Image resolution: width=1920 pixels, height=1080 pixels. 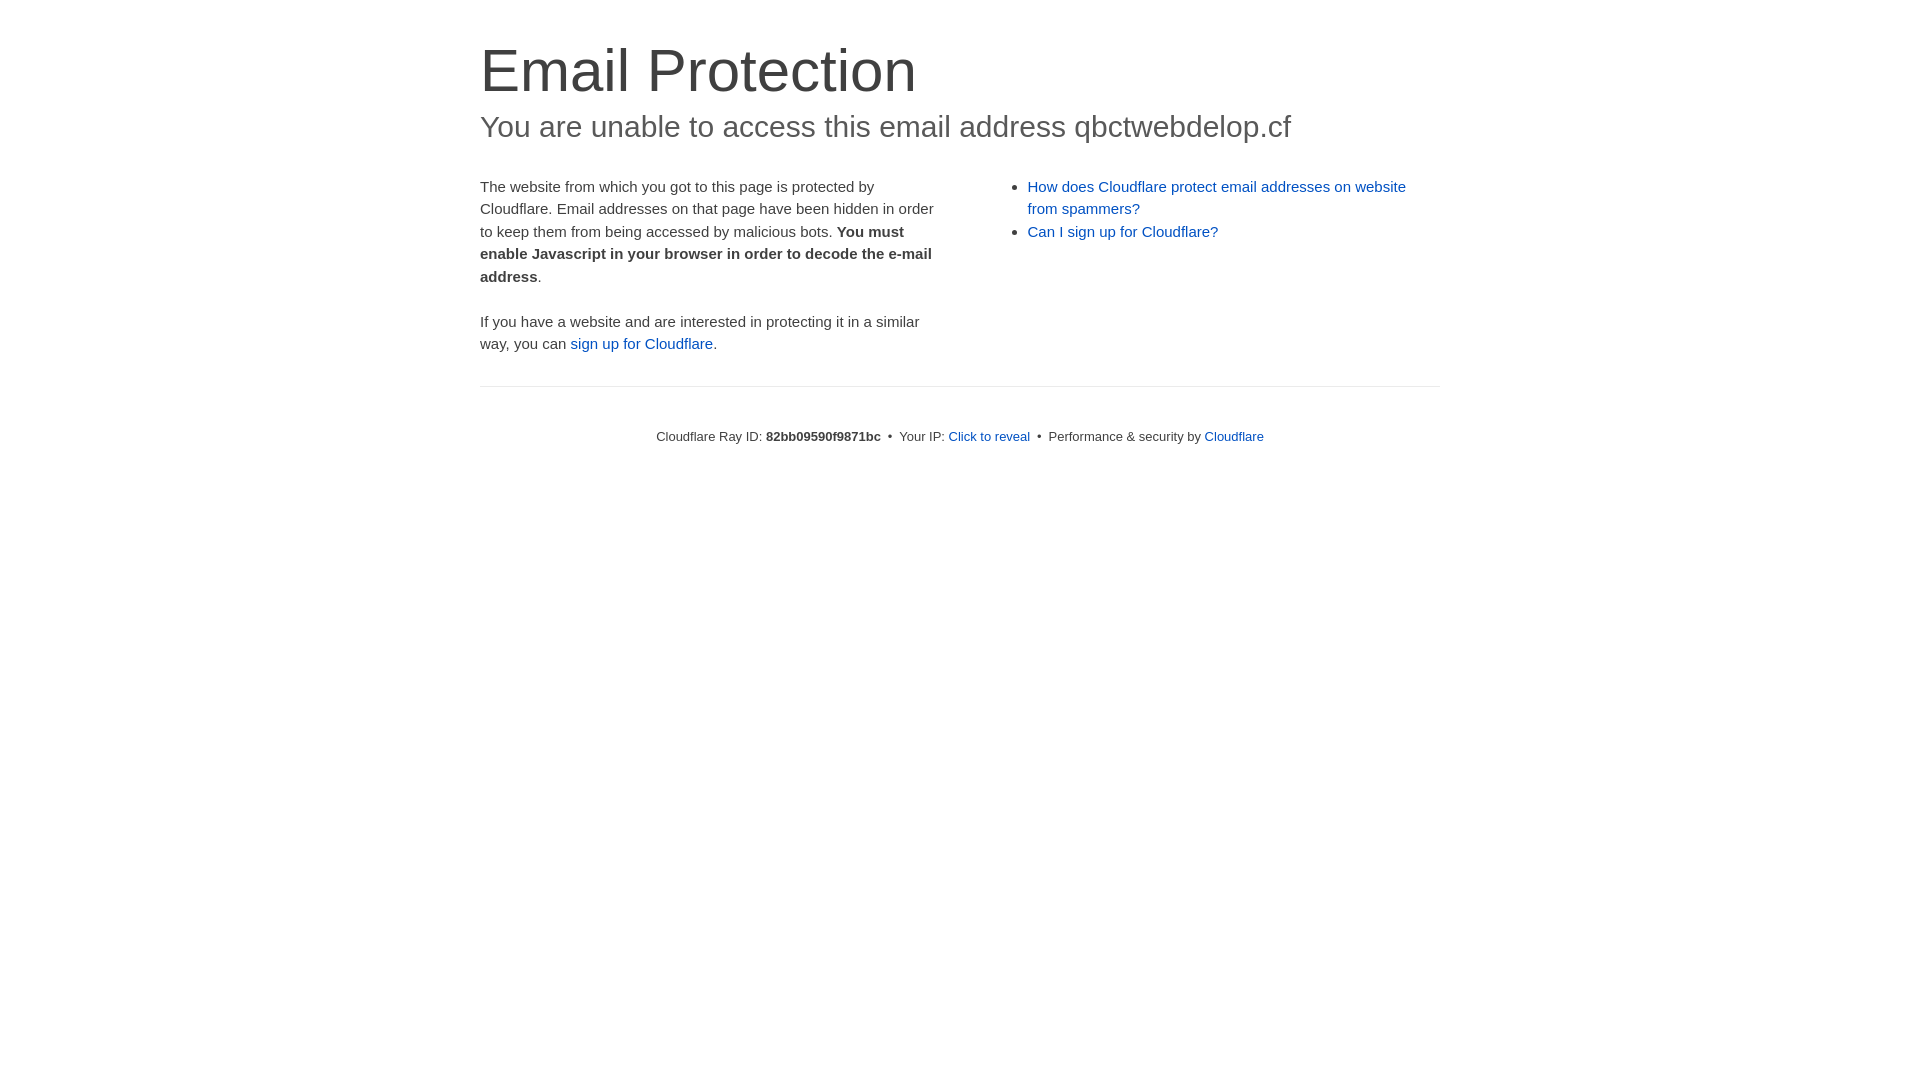 I want to click on 'Click to reveal', so click(x=948, y=435).